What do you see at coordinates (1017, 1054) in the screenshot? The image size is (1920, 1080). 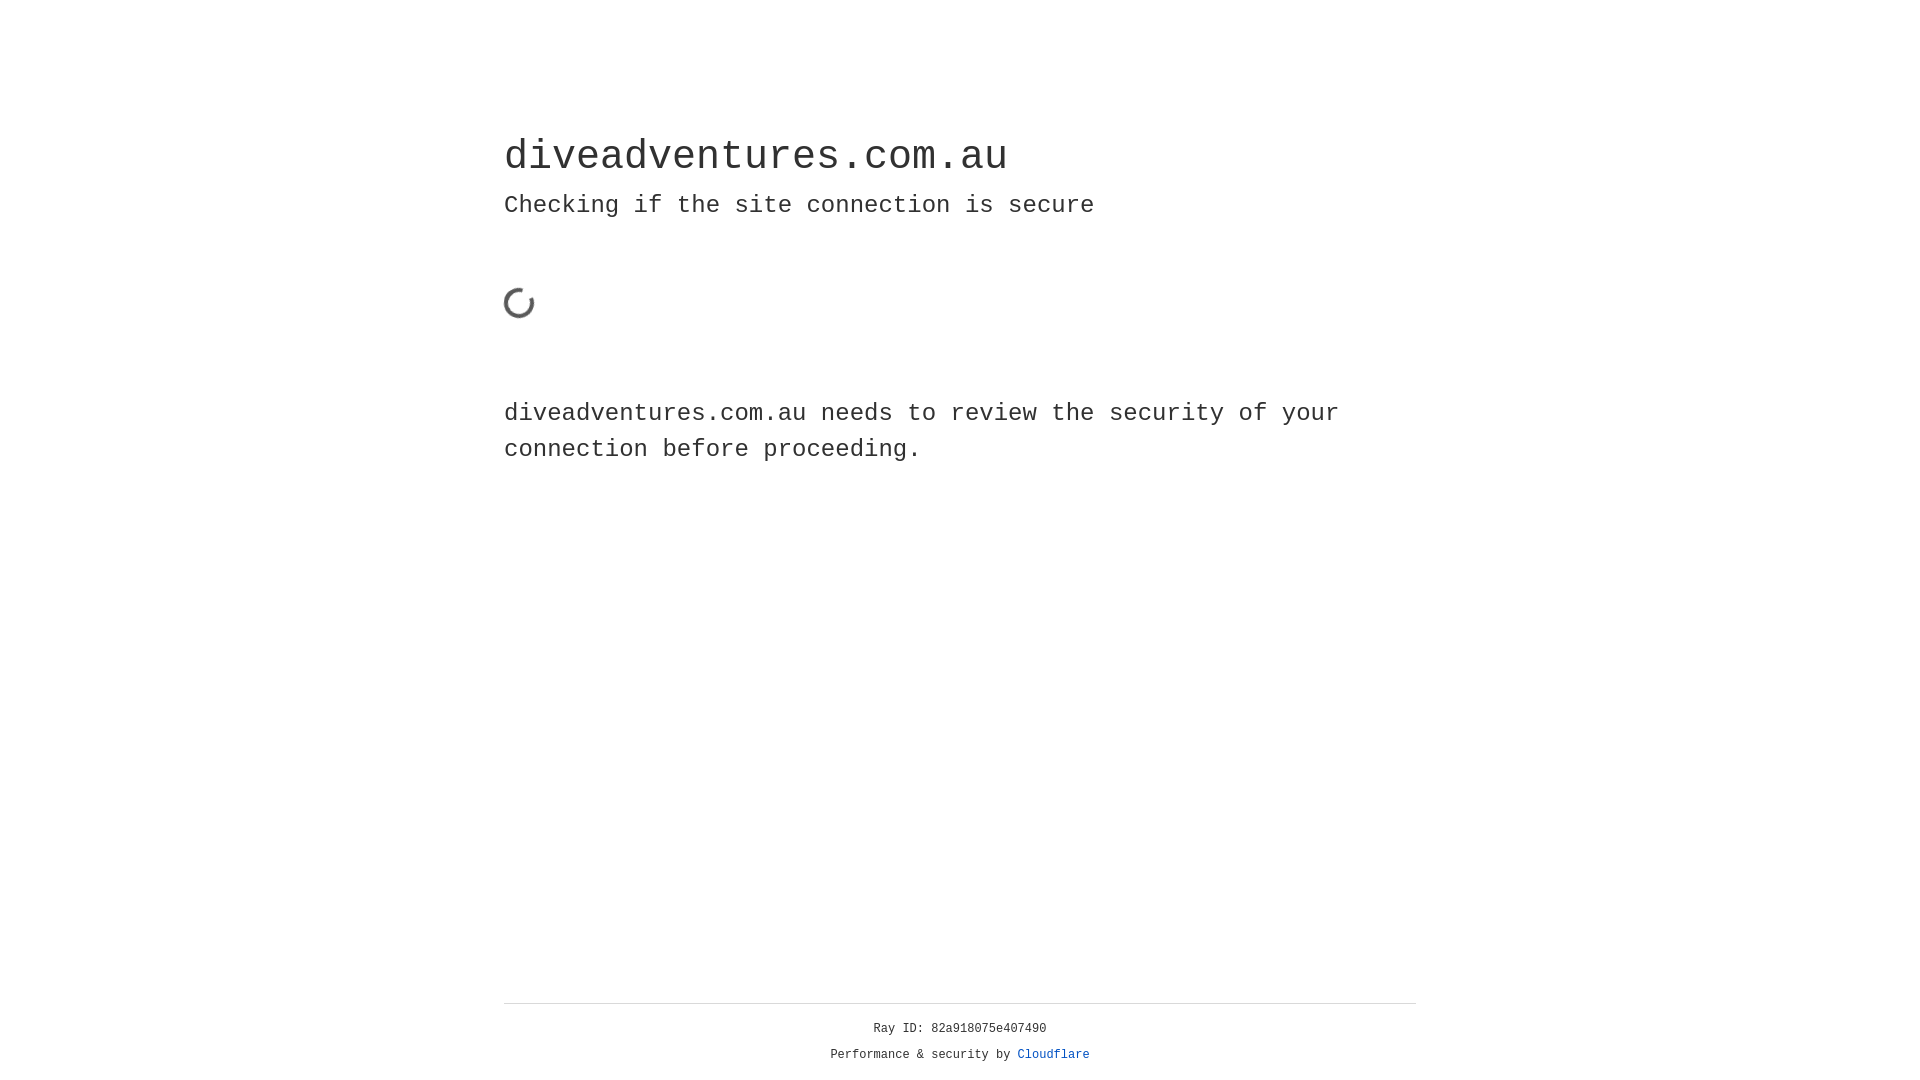 I see `'Cloudflare'` at bounding box center [1017, 1054].